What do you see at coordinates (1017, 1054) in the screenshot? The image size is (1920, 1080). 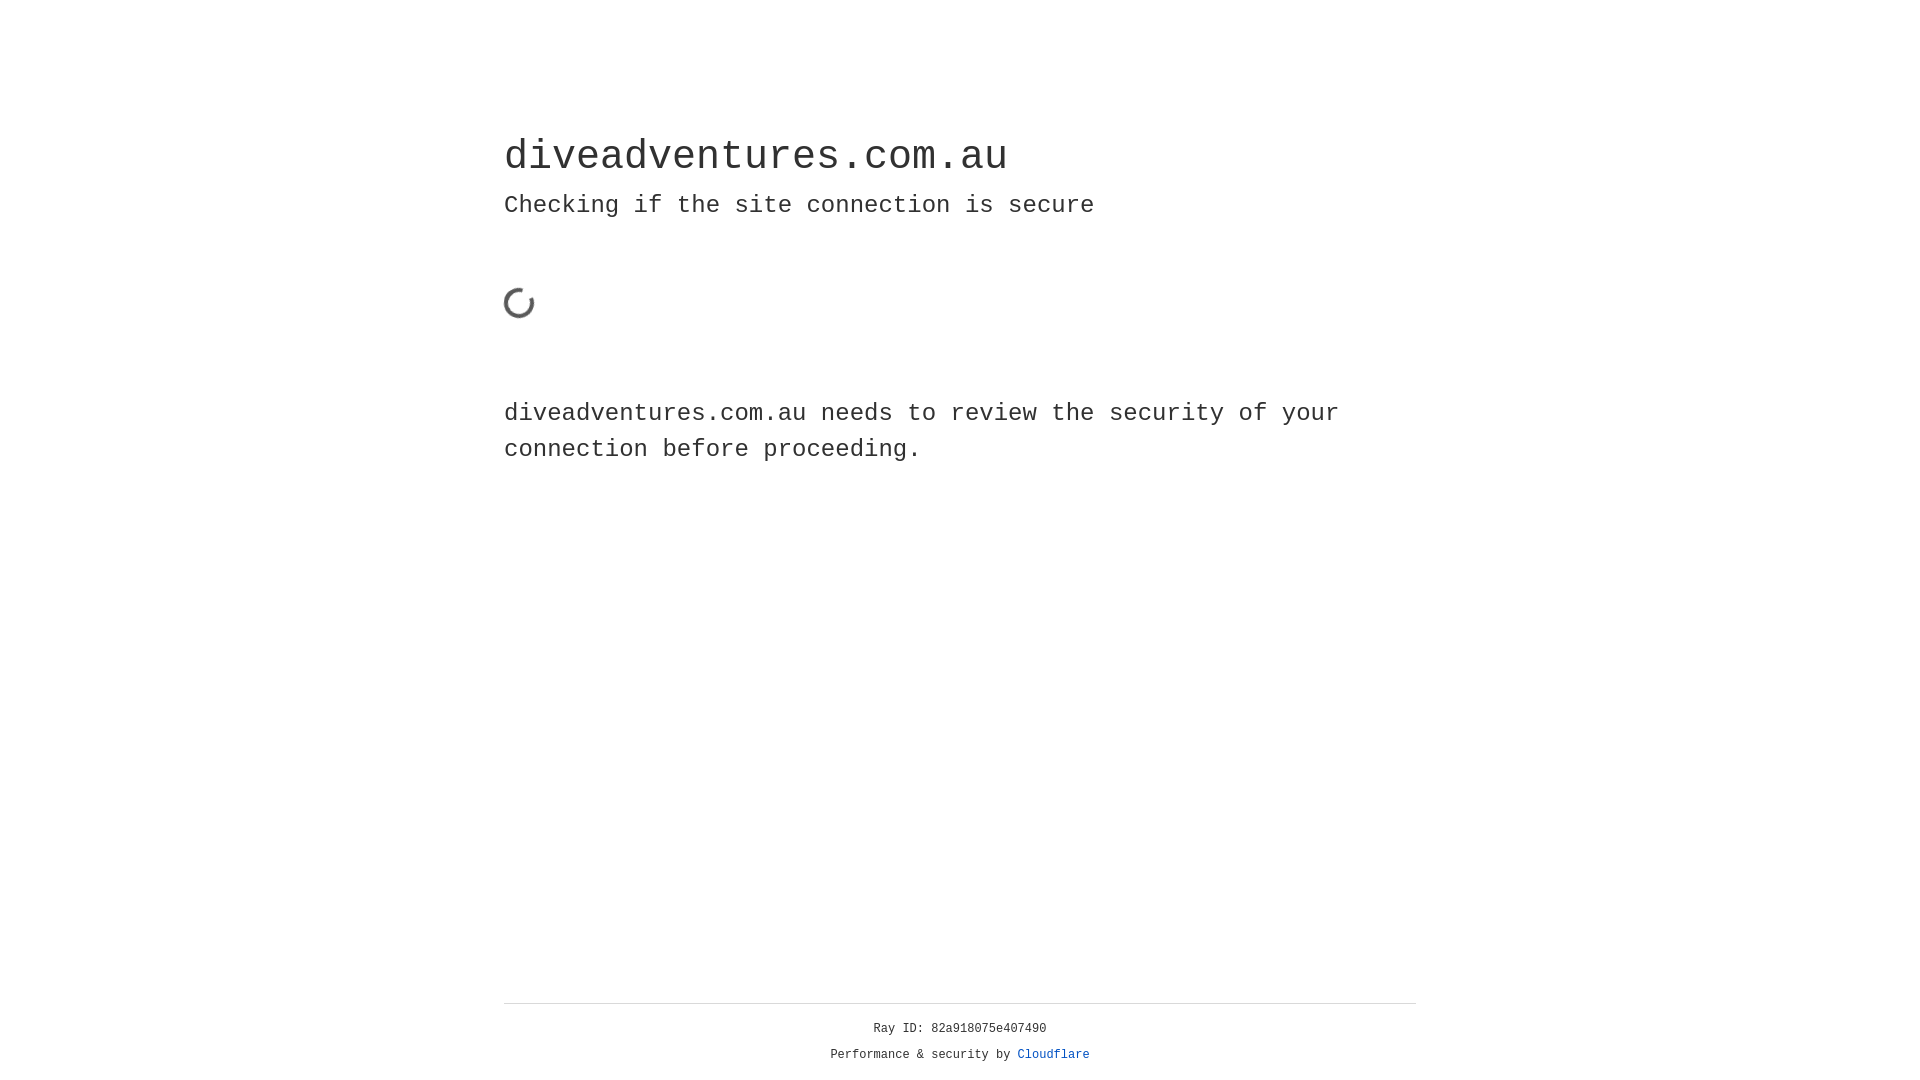 I see `'Cloudflare'` at bounding box center [1017, 1054].